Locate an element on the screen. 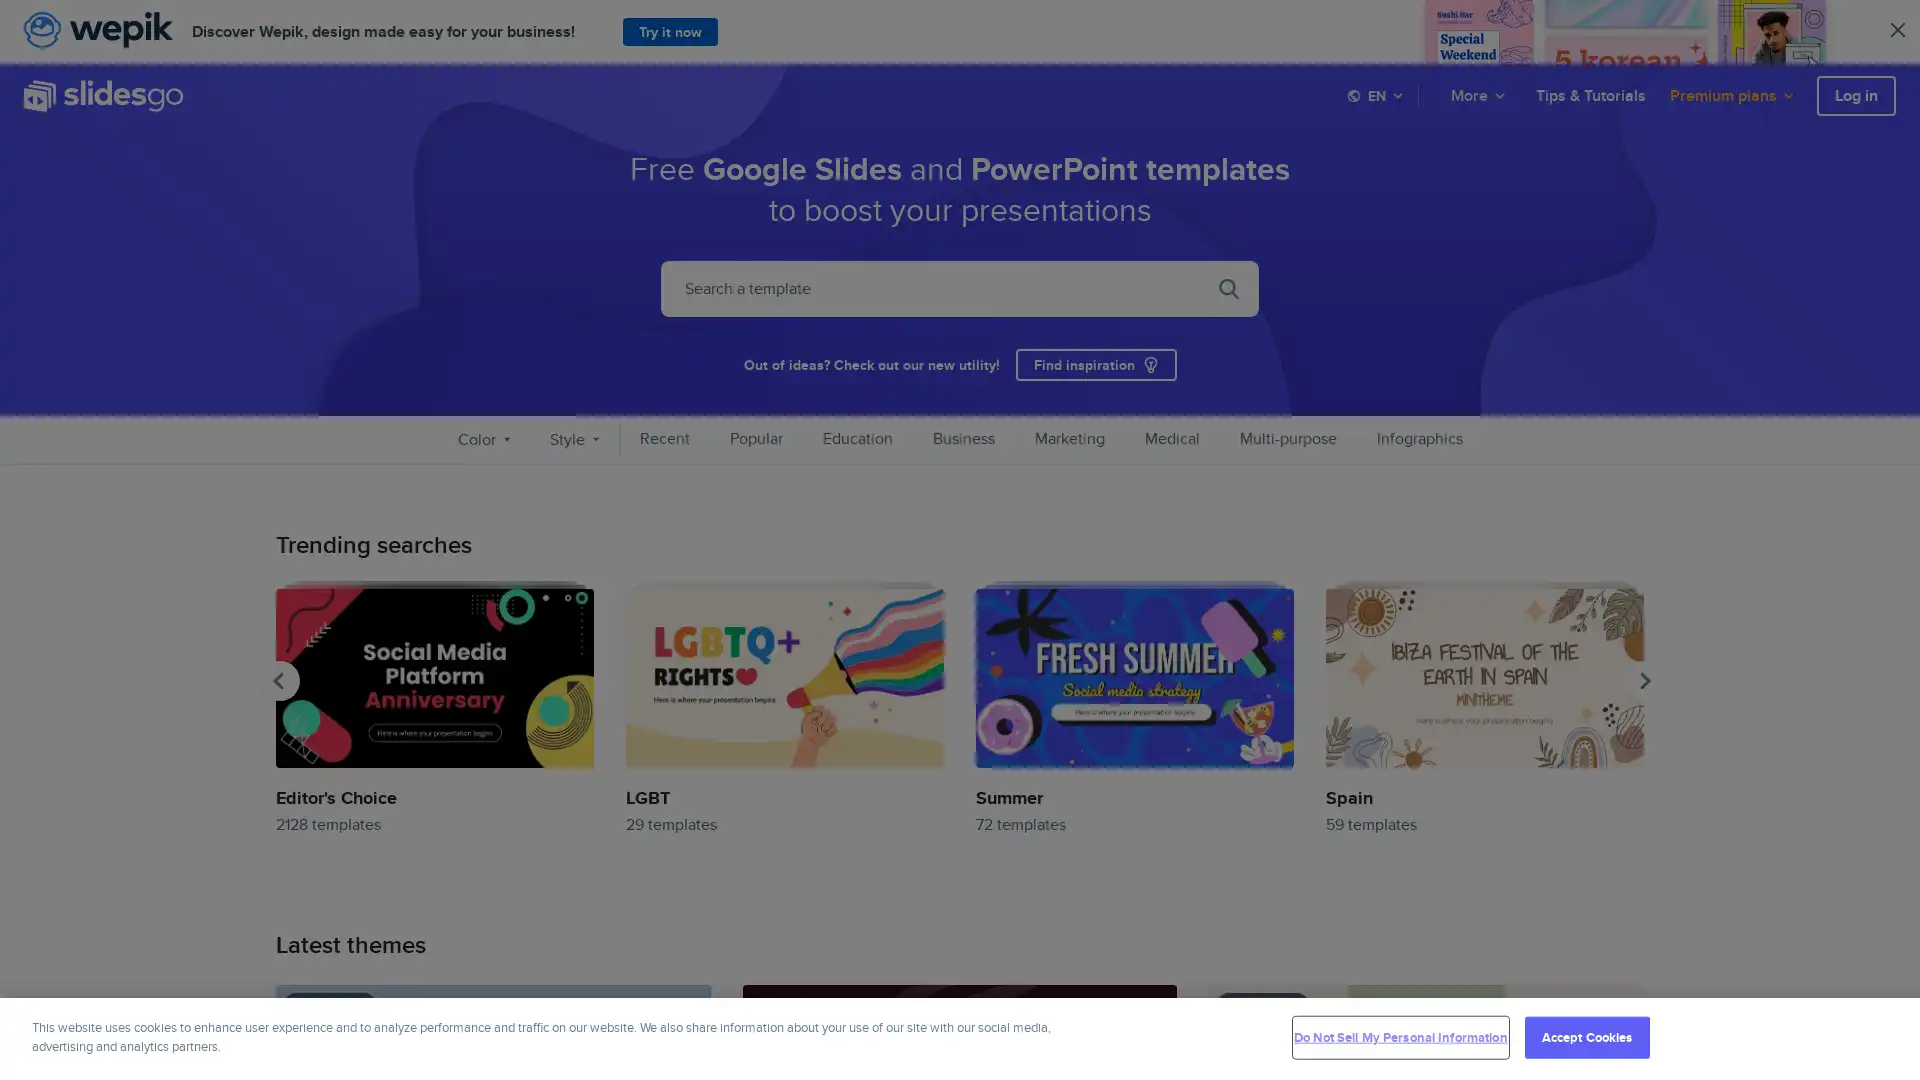 Image resolution: width=1920 pixels, height=1080 pixels. Download is located at coordinates (687, 1037).